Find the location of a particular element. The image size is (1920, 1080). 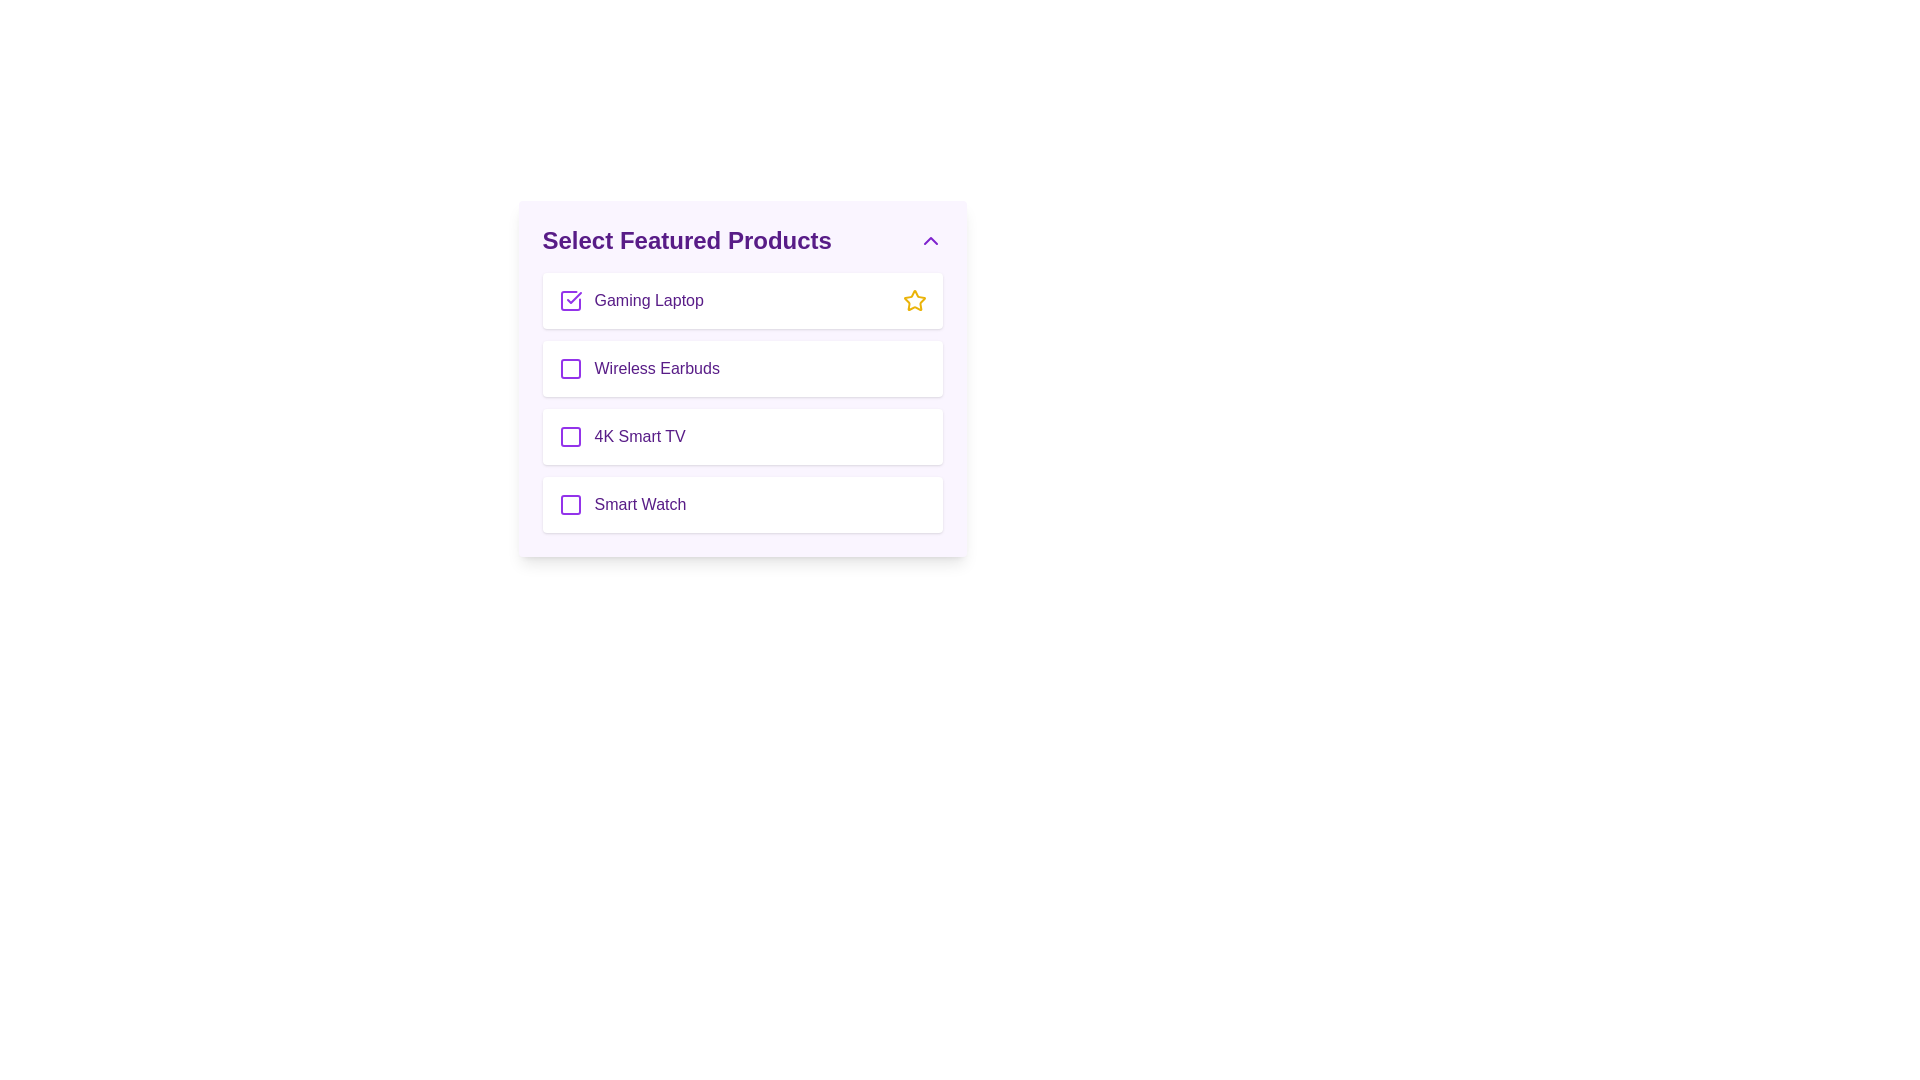

the checkbox for 'Gaming Laptop' located is located at coordinates (569, 300).